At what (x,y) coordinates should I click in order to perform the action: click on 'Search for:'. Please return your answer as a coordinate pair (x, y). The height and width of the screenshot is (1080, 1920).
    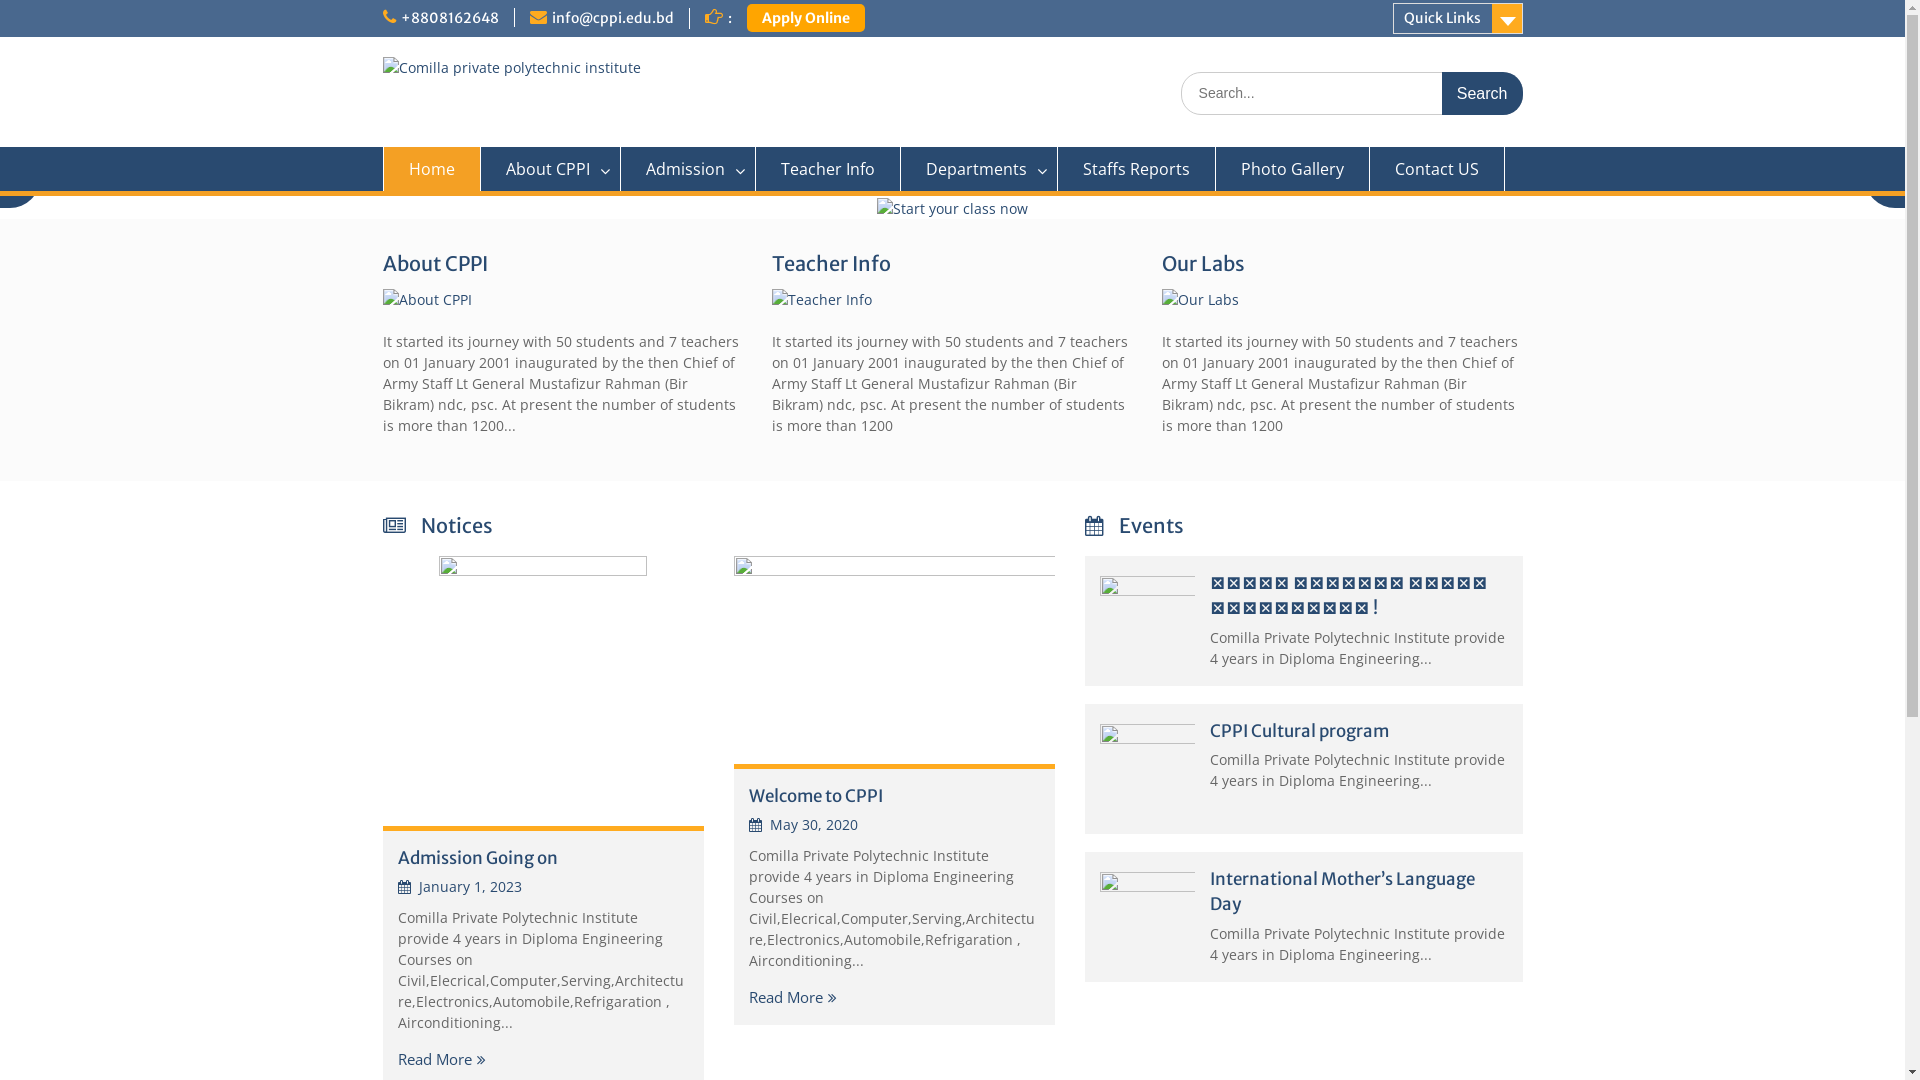
    Looking at the image, I should click on (1350, 93).